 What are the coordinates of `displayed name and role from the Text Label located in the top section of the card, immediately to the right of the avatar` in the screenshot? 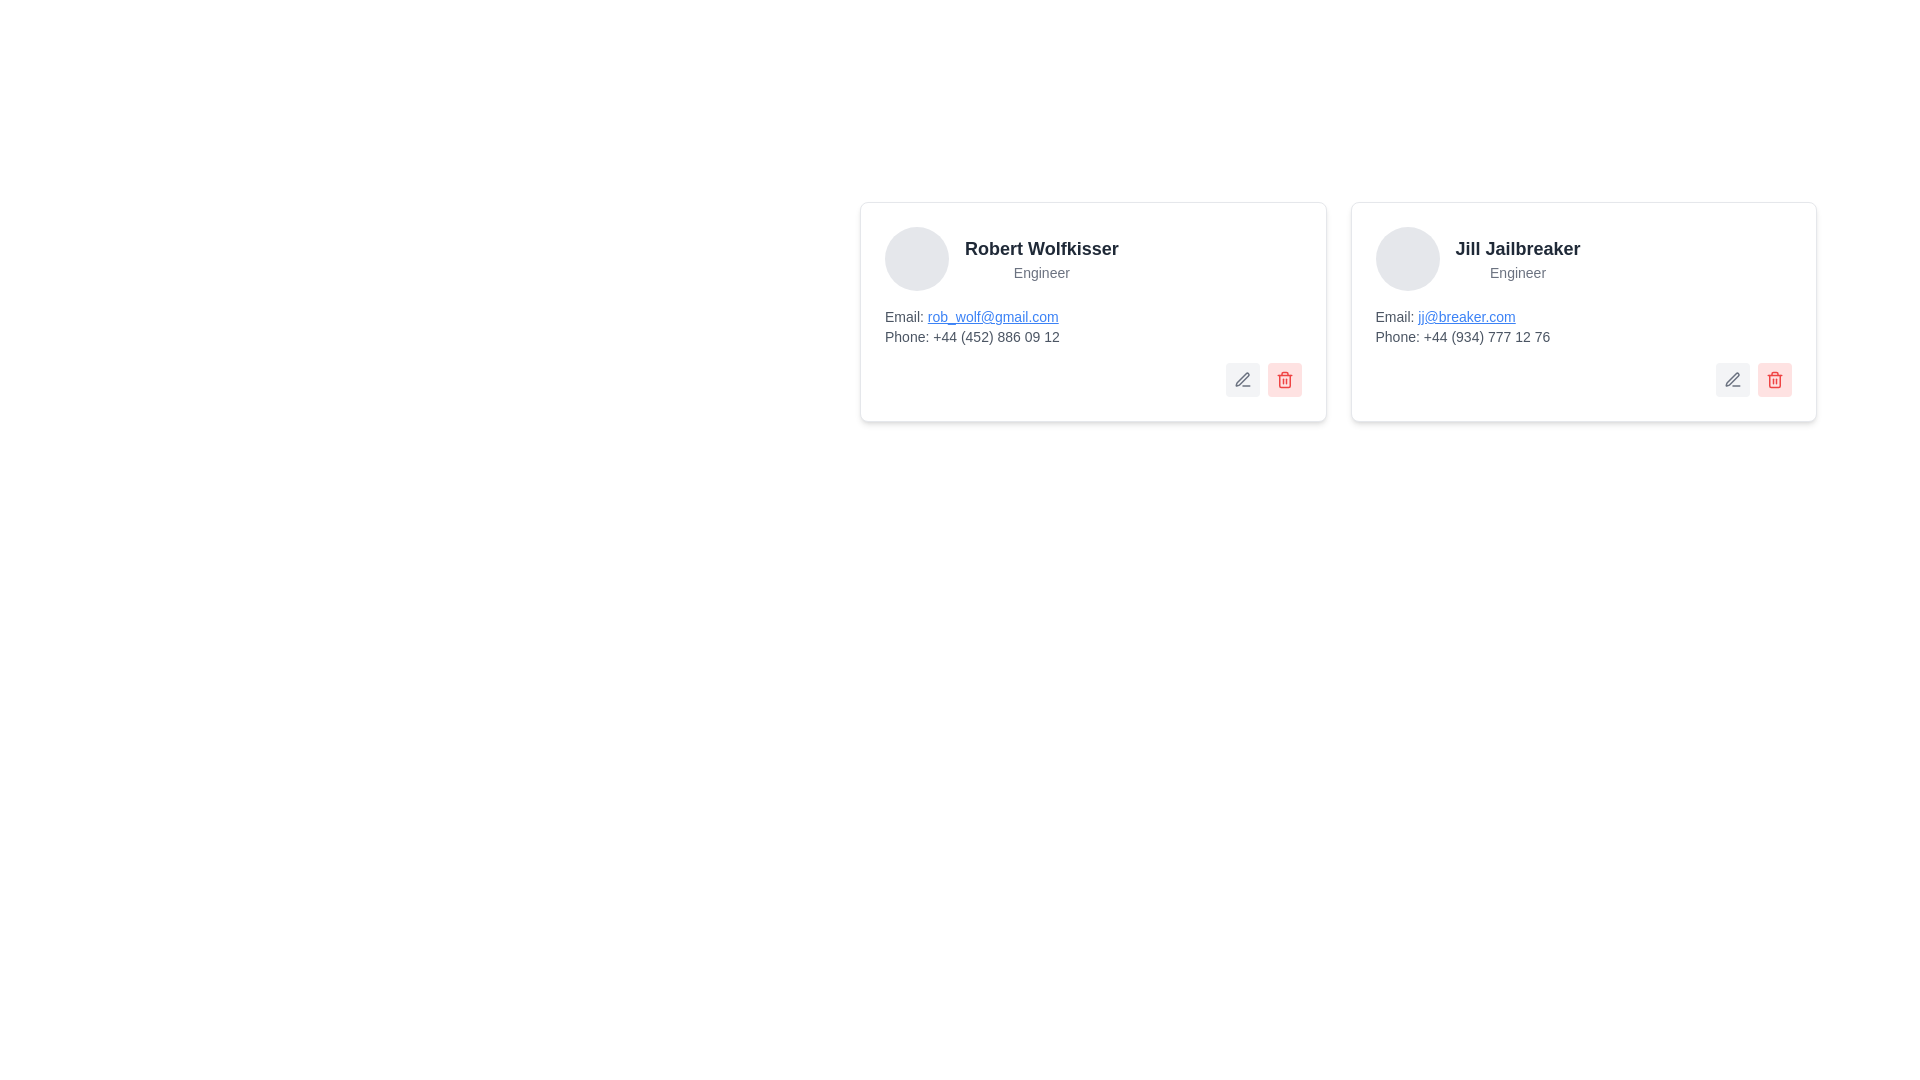 It's located at (1092, 257).